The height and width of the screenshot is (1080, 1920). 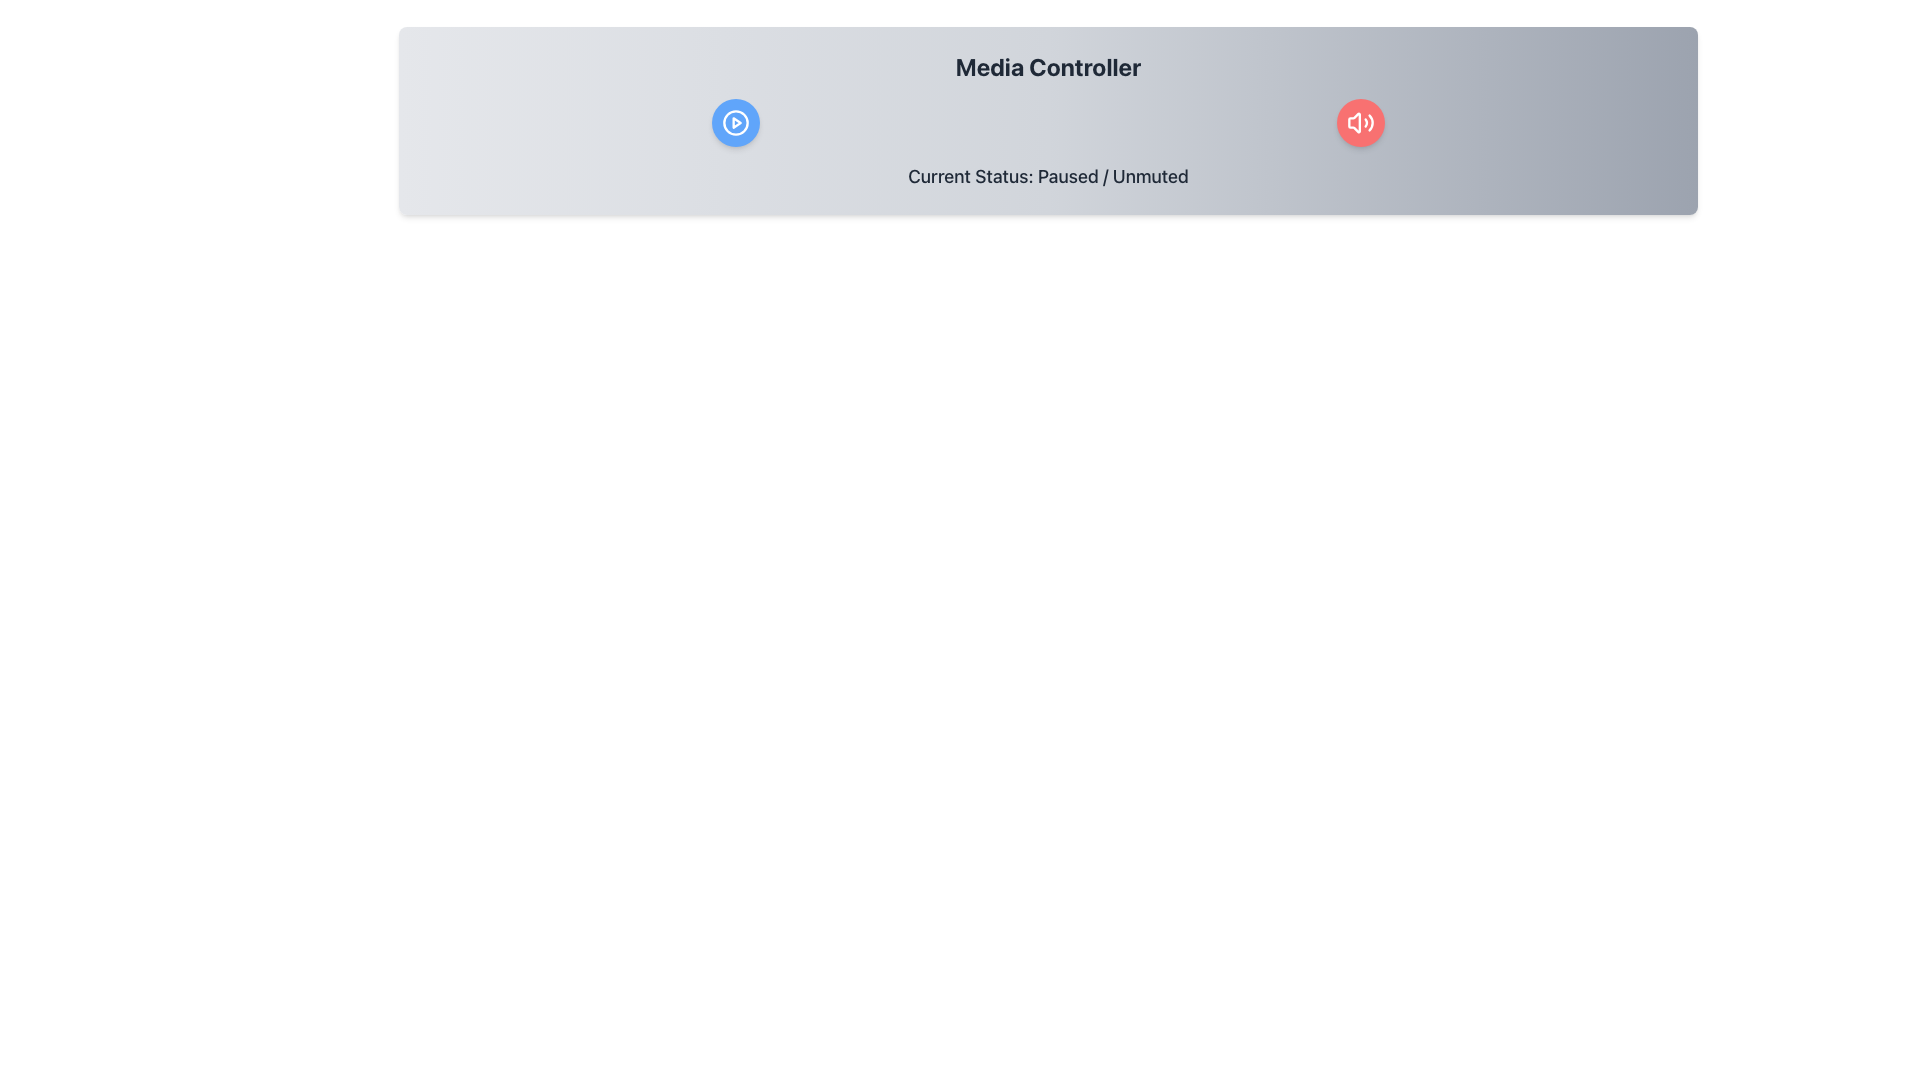 What do you see at coordinates (1360, 123) in the screenshot?
I see `the red sound control icon button located in the upper-right corner of the interface, next to the 'Media Controller' label` at bounding box center [1360, 123].